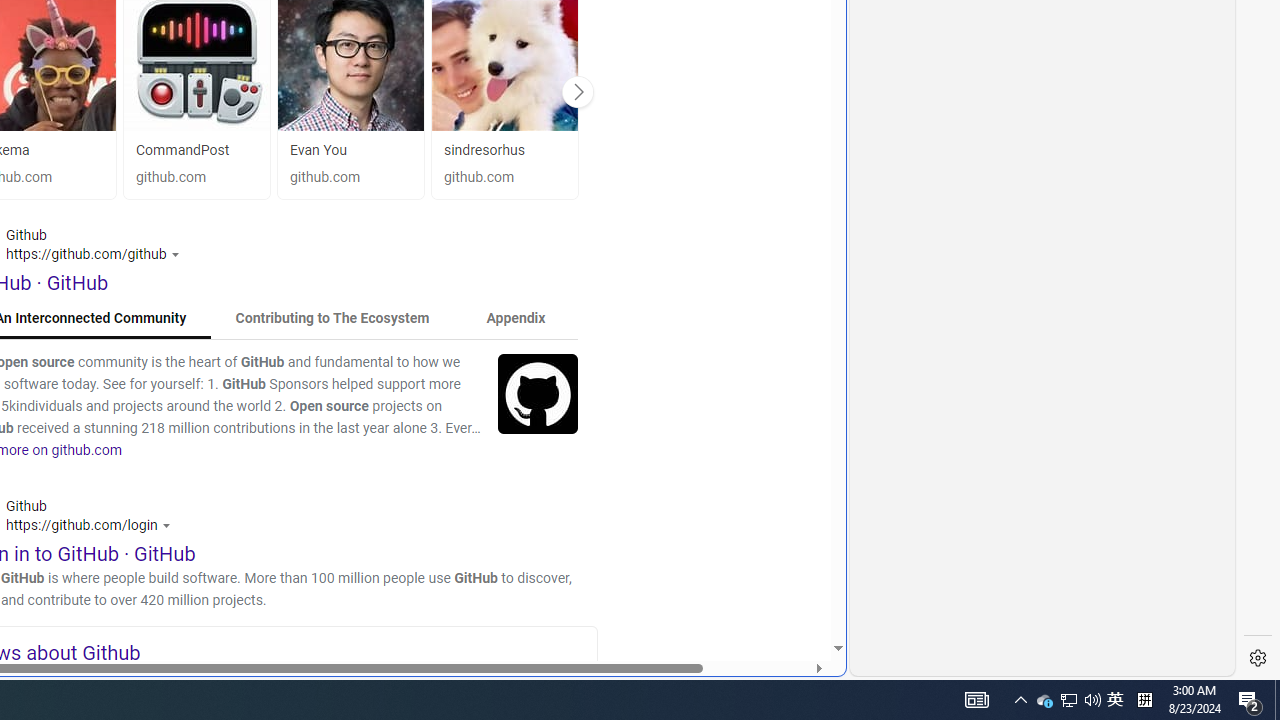  I want to click on 'Appendix', so click(515, 317).